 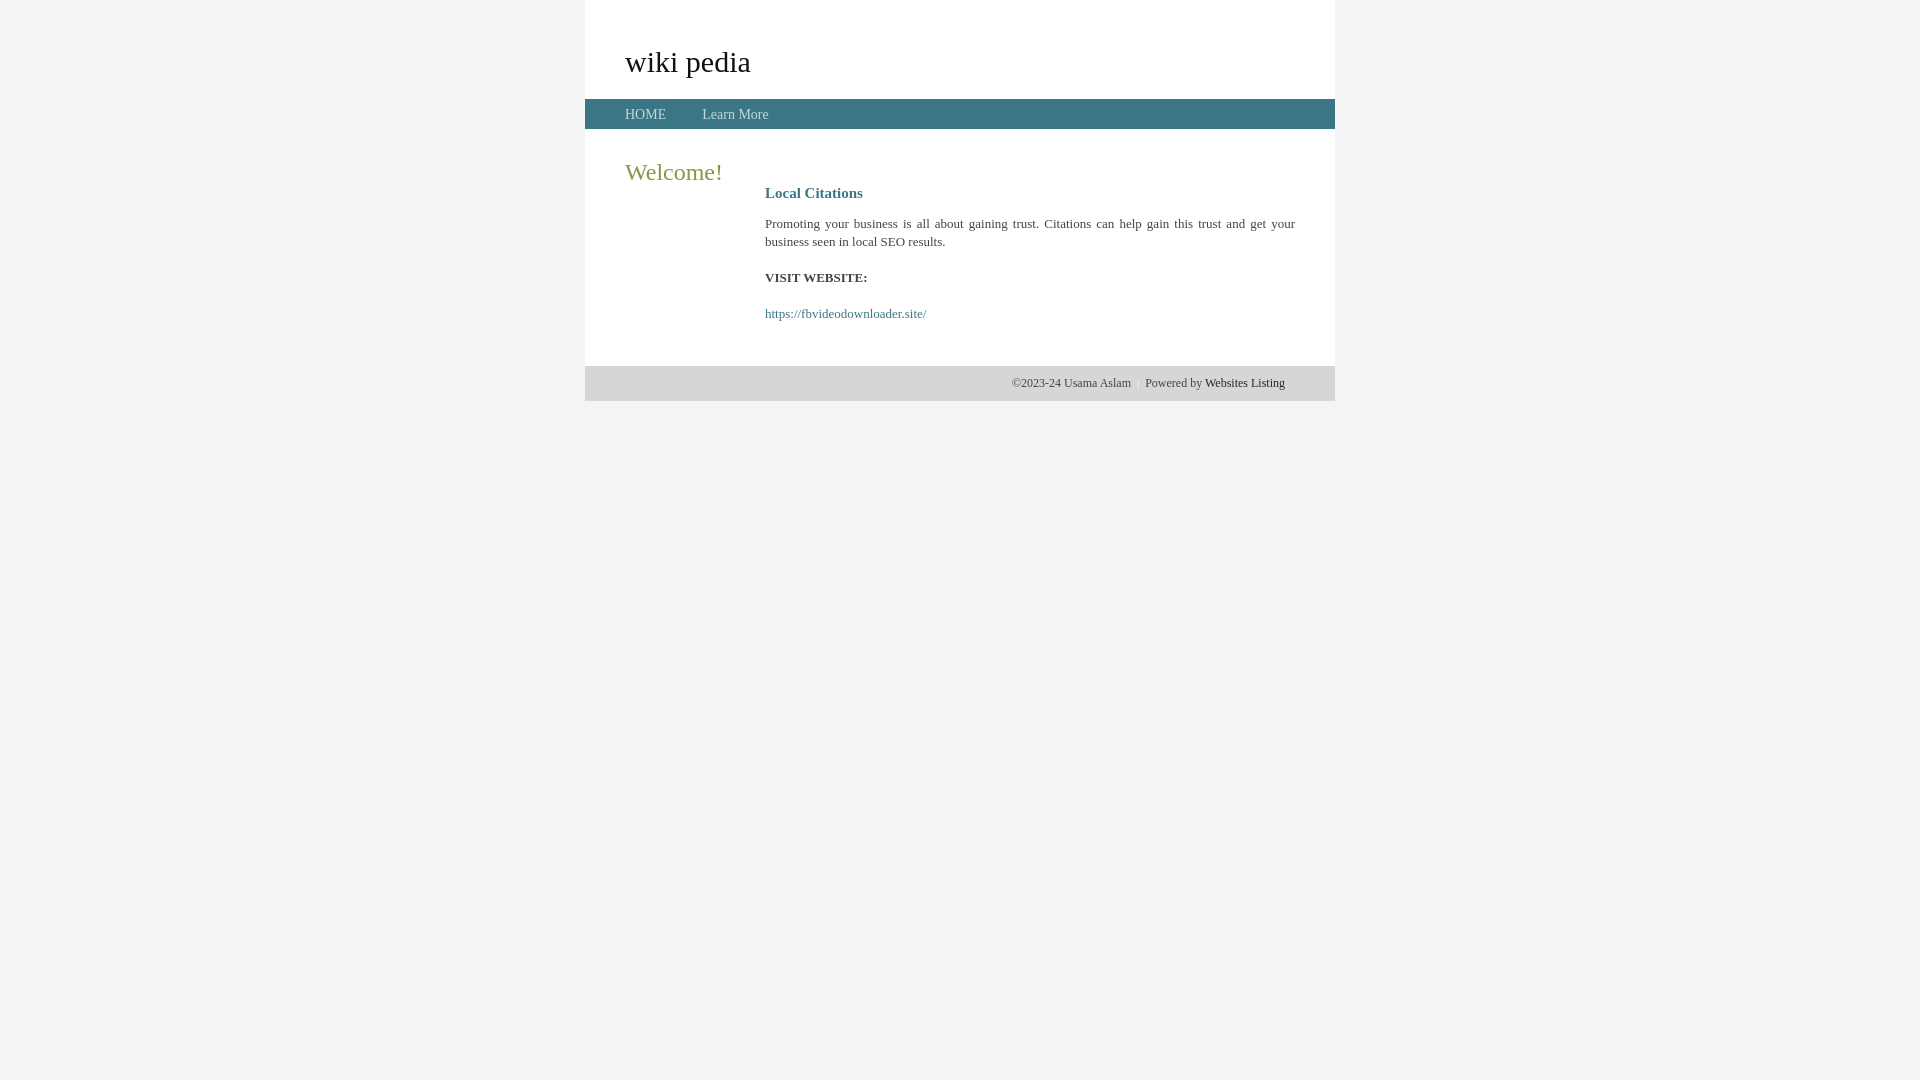 What do you see at coordinates (845, 313) in the screenshot?
I see `'https://fbvideodownloader.site/'` at bounding box center [845, 313].